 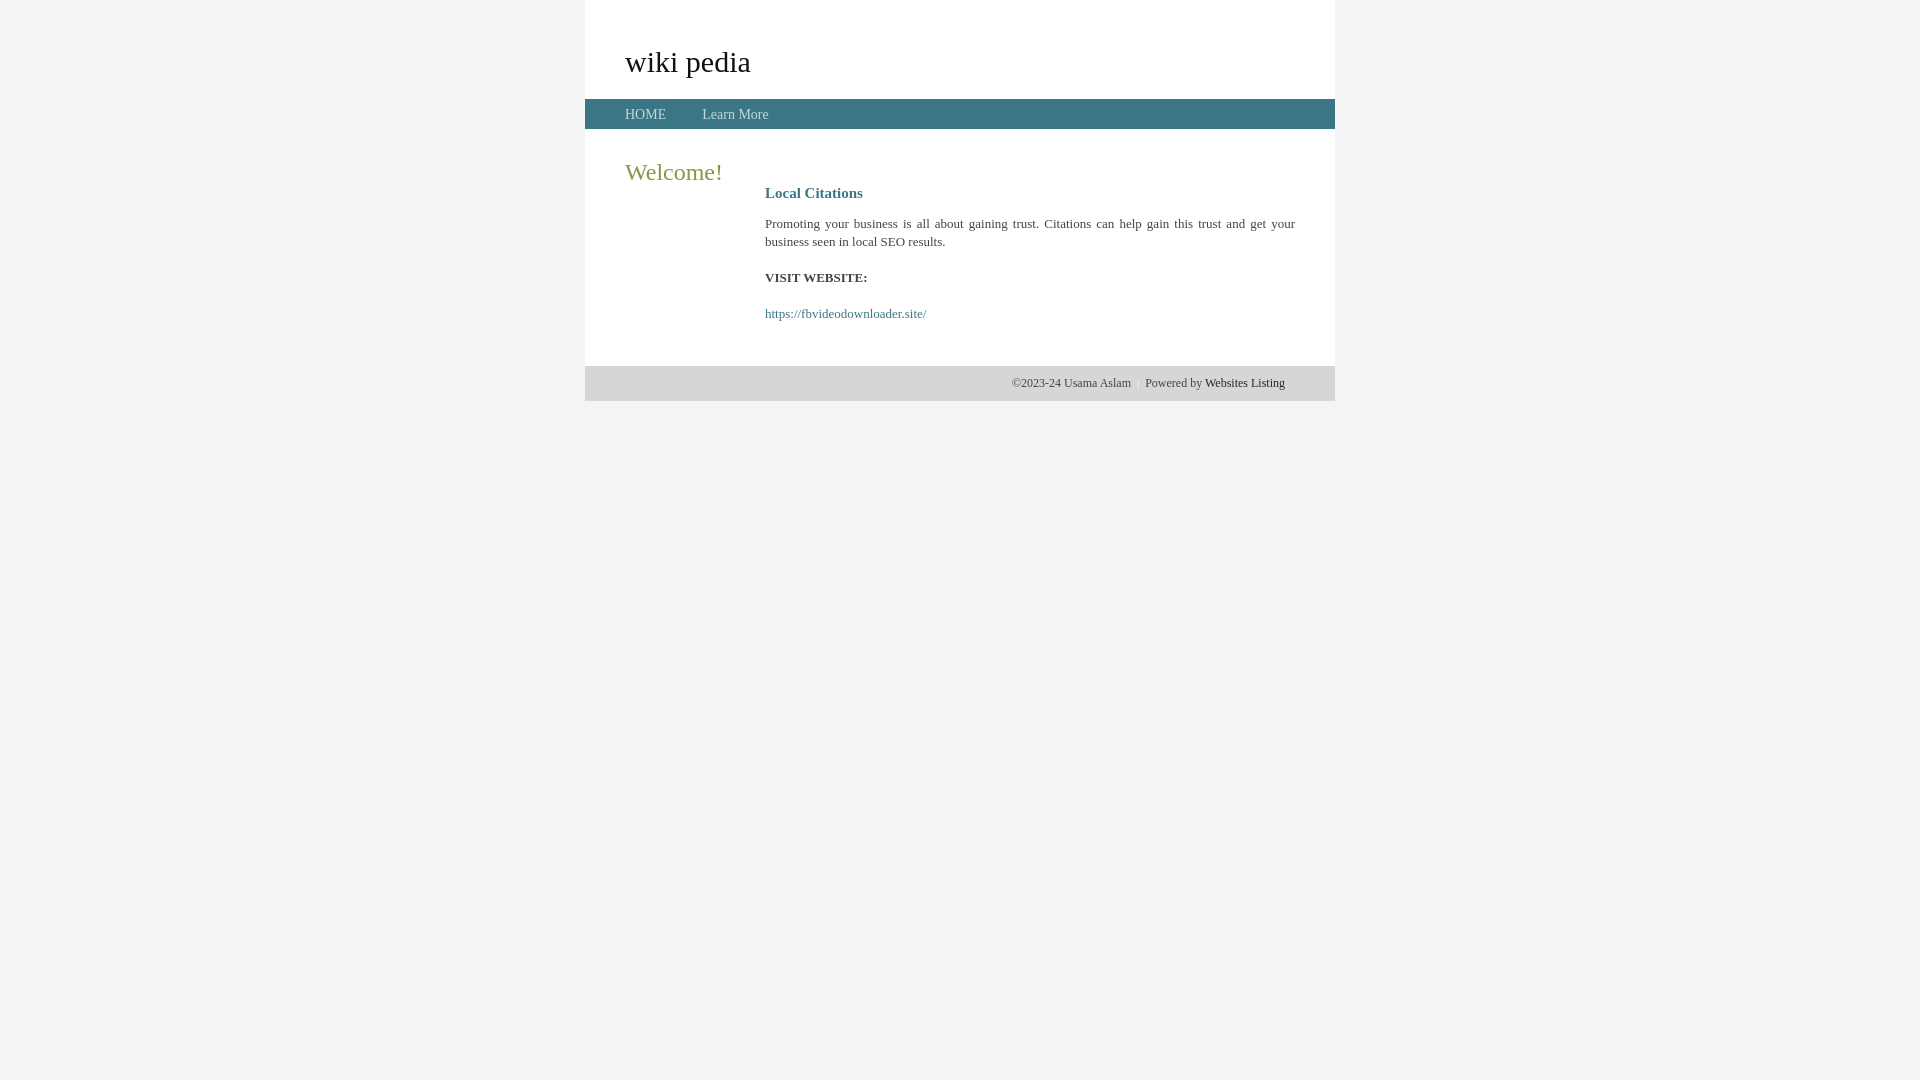 What do you see at coordinates (845, 313) in the screenshot?
I see `'https://fbvideodownloader.site/'` at bounding box center [845, 313].